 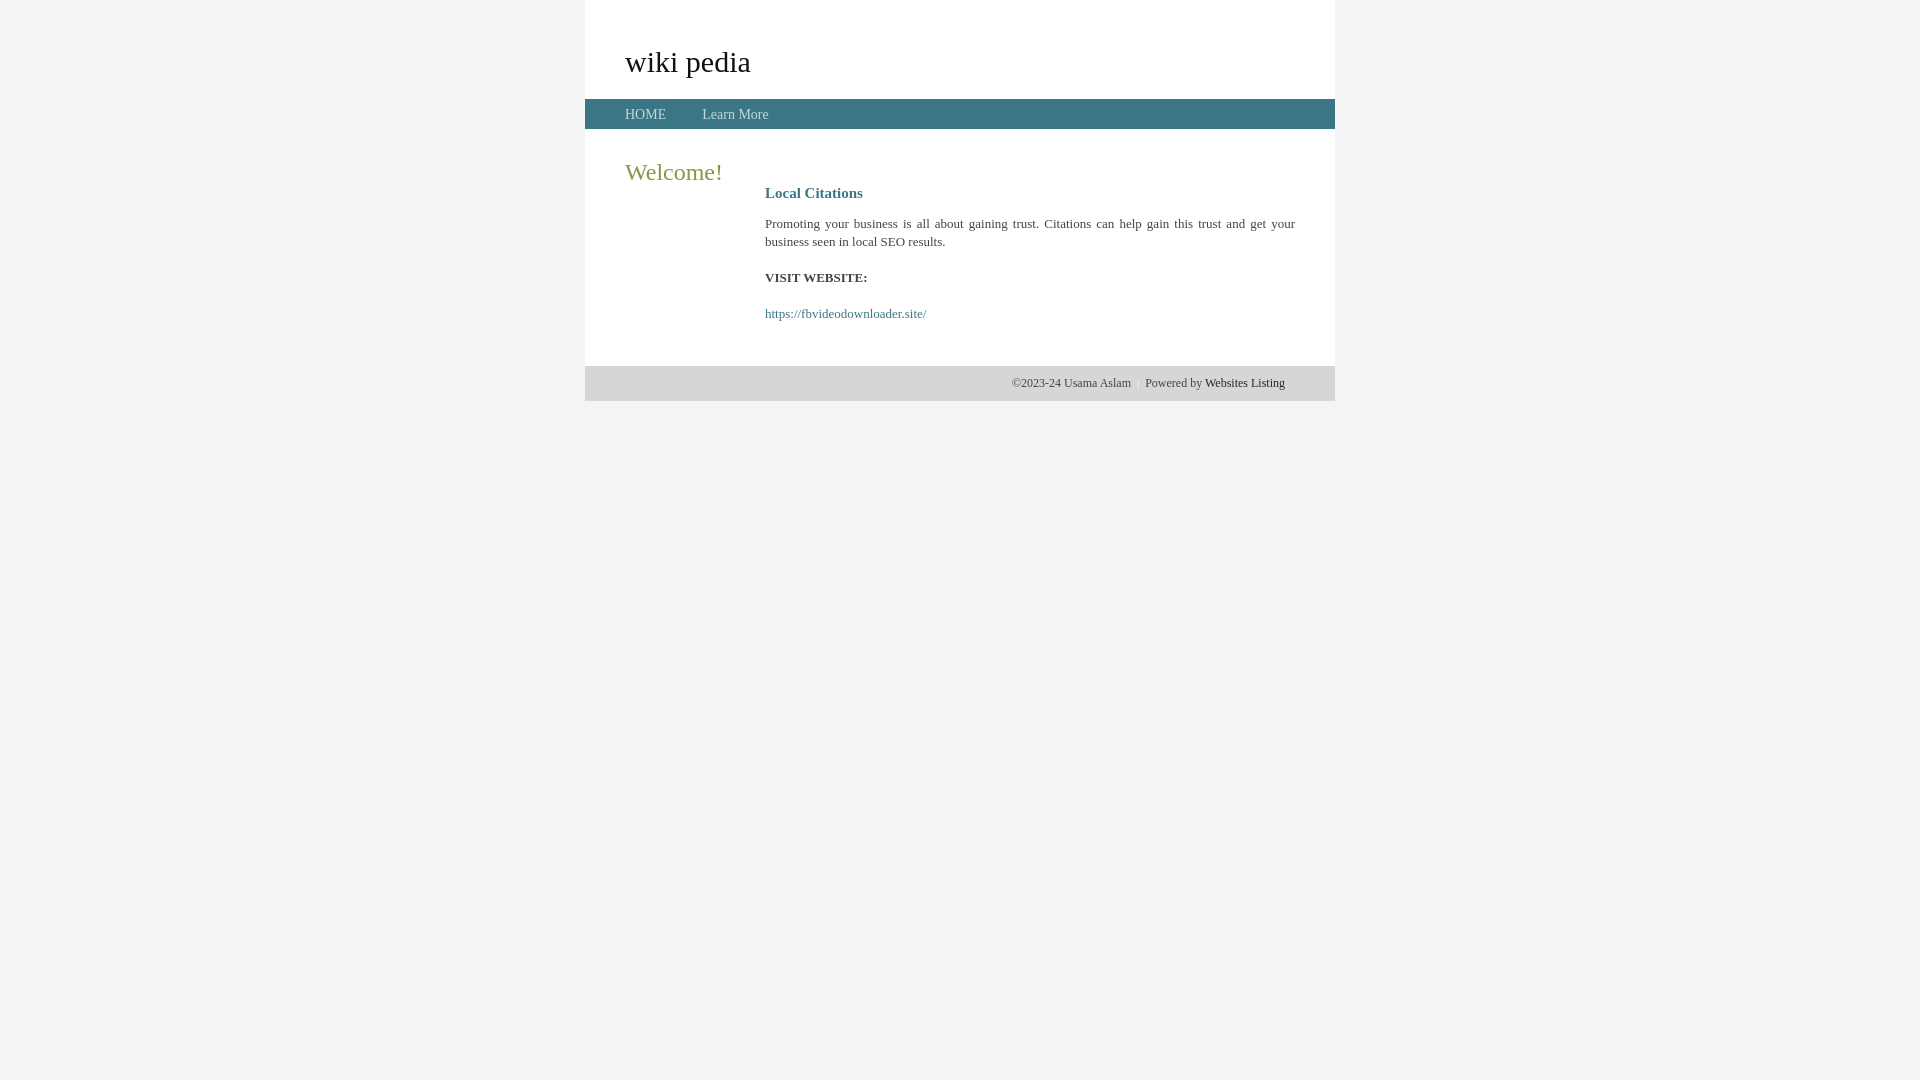 What do you see at coordinates (845, 313) in the screenshot?
I see `'https://fbvideodownloader.site/'` at bounding box center [845, 313].